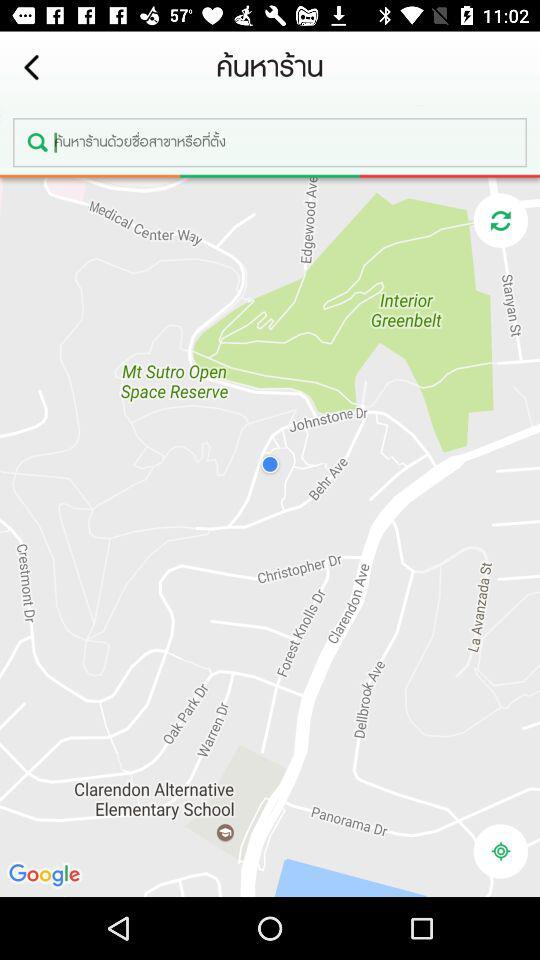 This screenshot has width=540, height=960. What do you see at coordinates (30, 68) in the screenshot?
I see `go back` at bounding box center [30, 68].